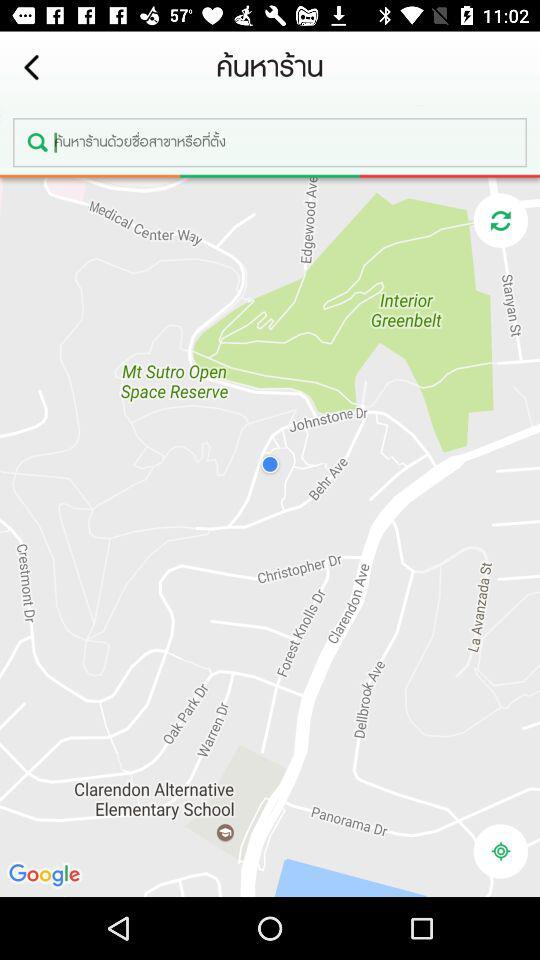 This screenshot has width=540, height=960. What do you see at coordinates (30, 68) in the screenshot?
I see `go back` at bounding box center [30, 68].